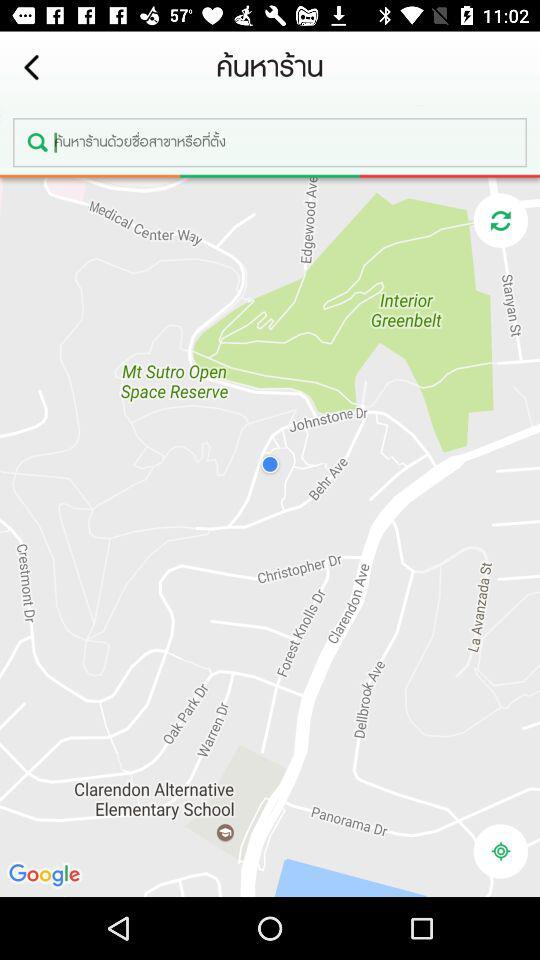 This screenshot has width=540, height=960. What do you see at coordinates (30, 68) in the screenshot?
I see `go back` at bounding box center [30, 68].